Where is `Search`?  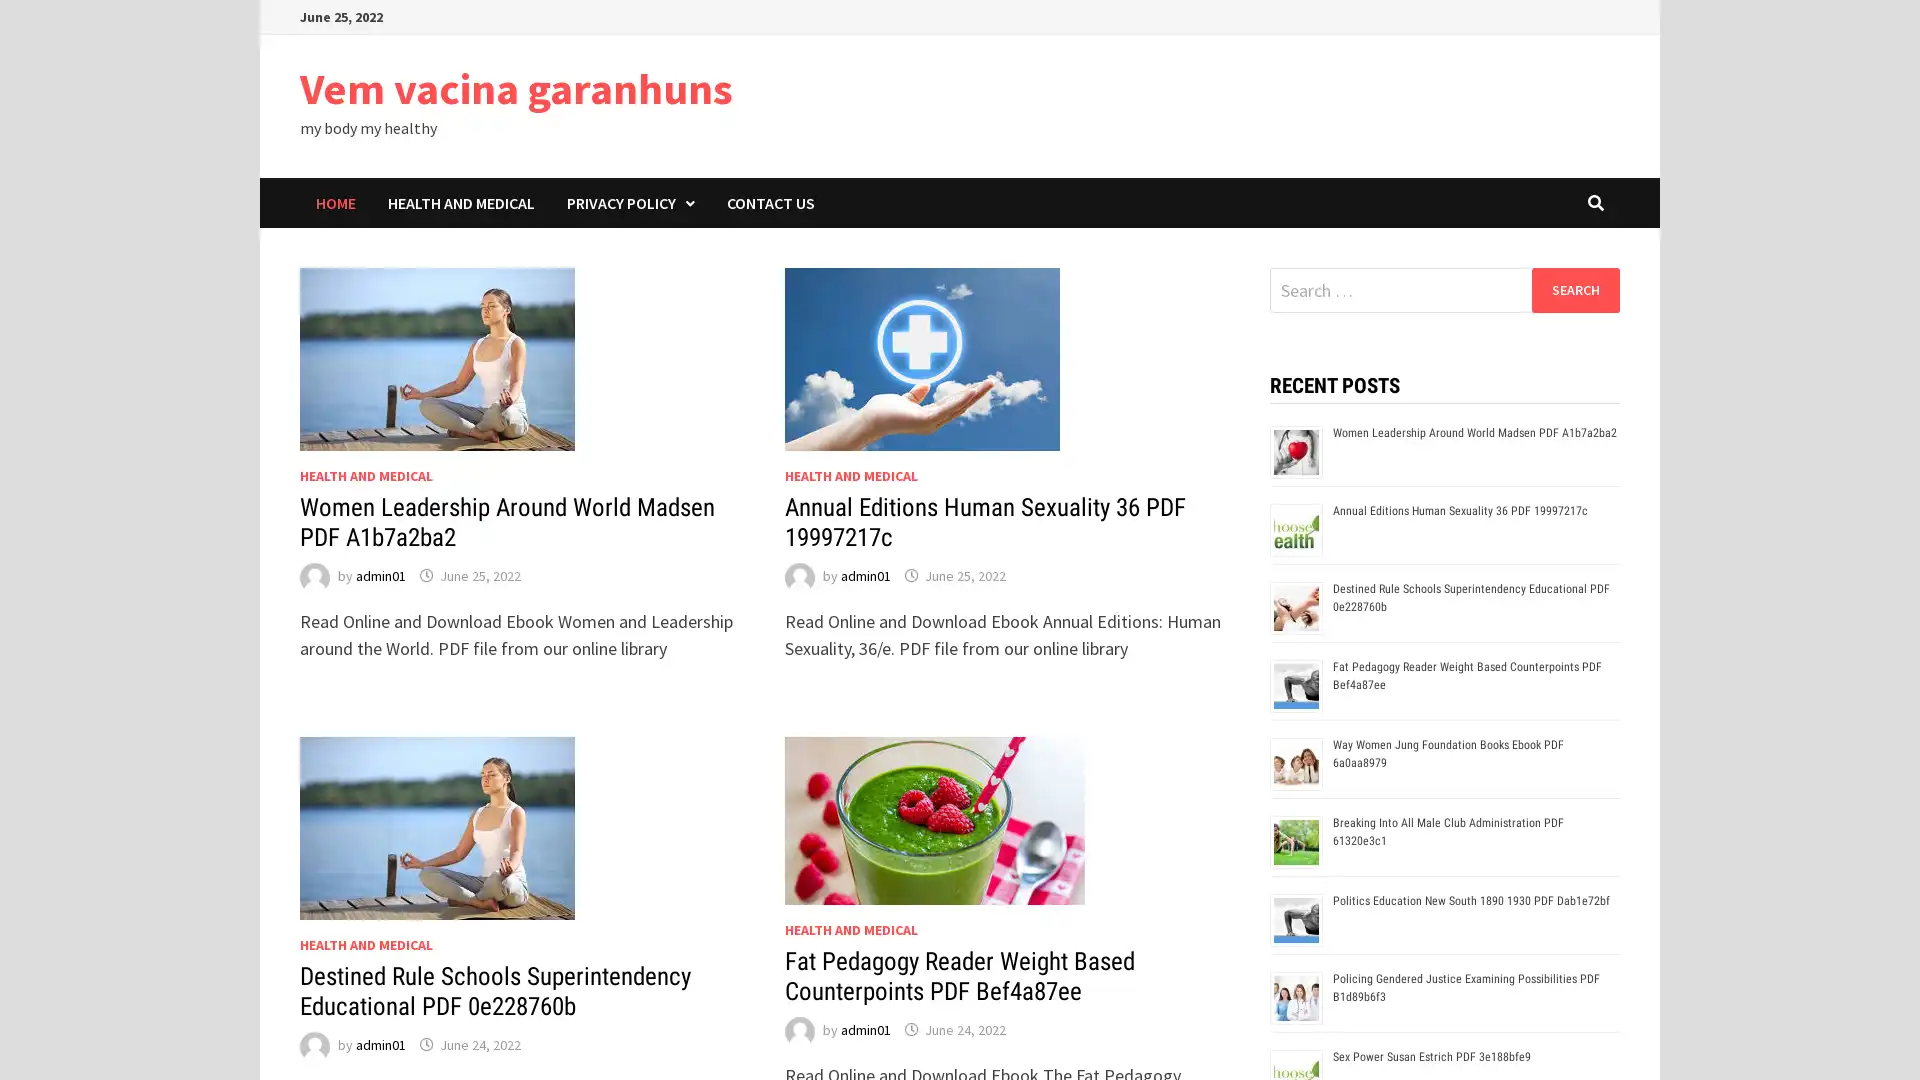
Search is located at coordinates (1574, 289).